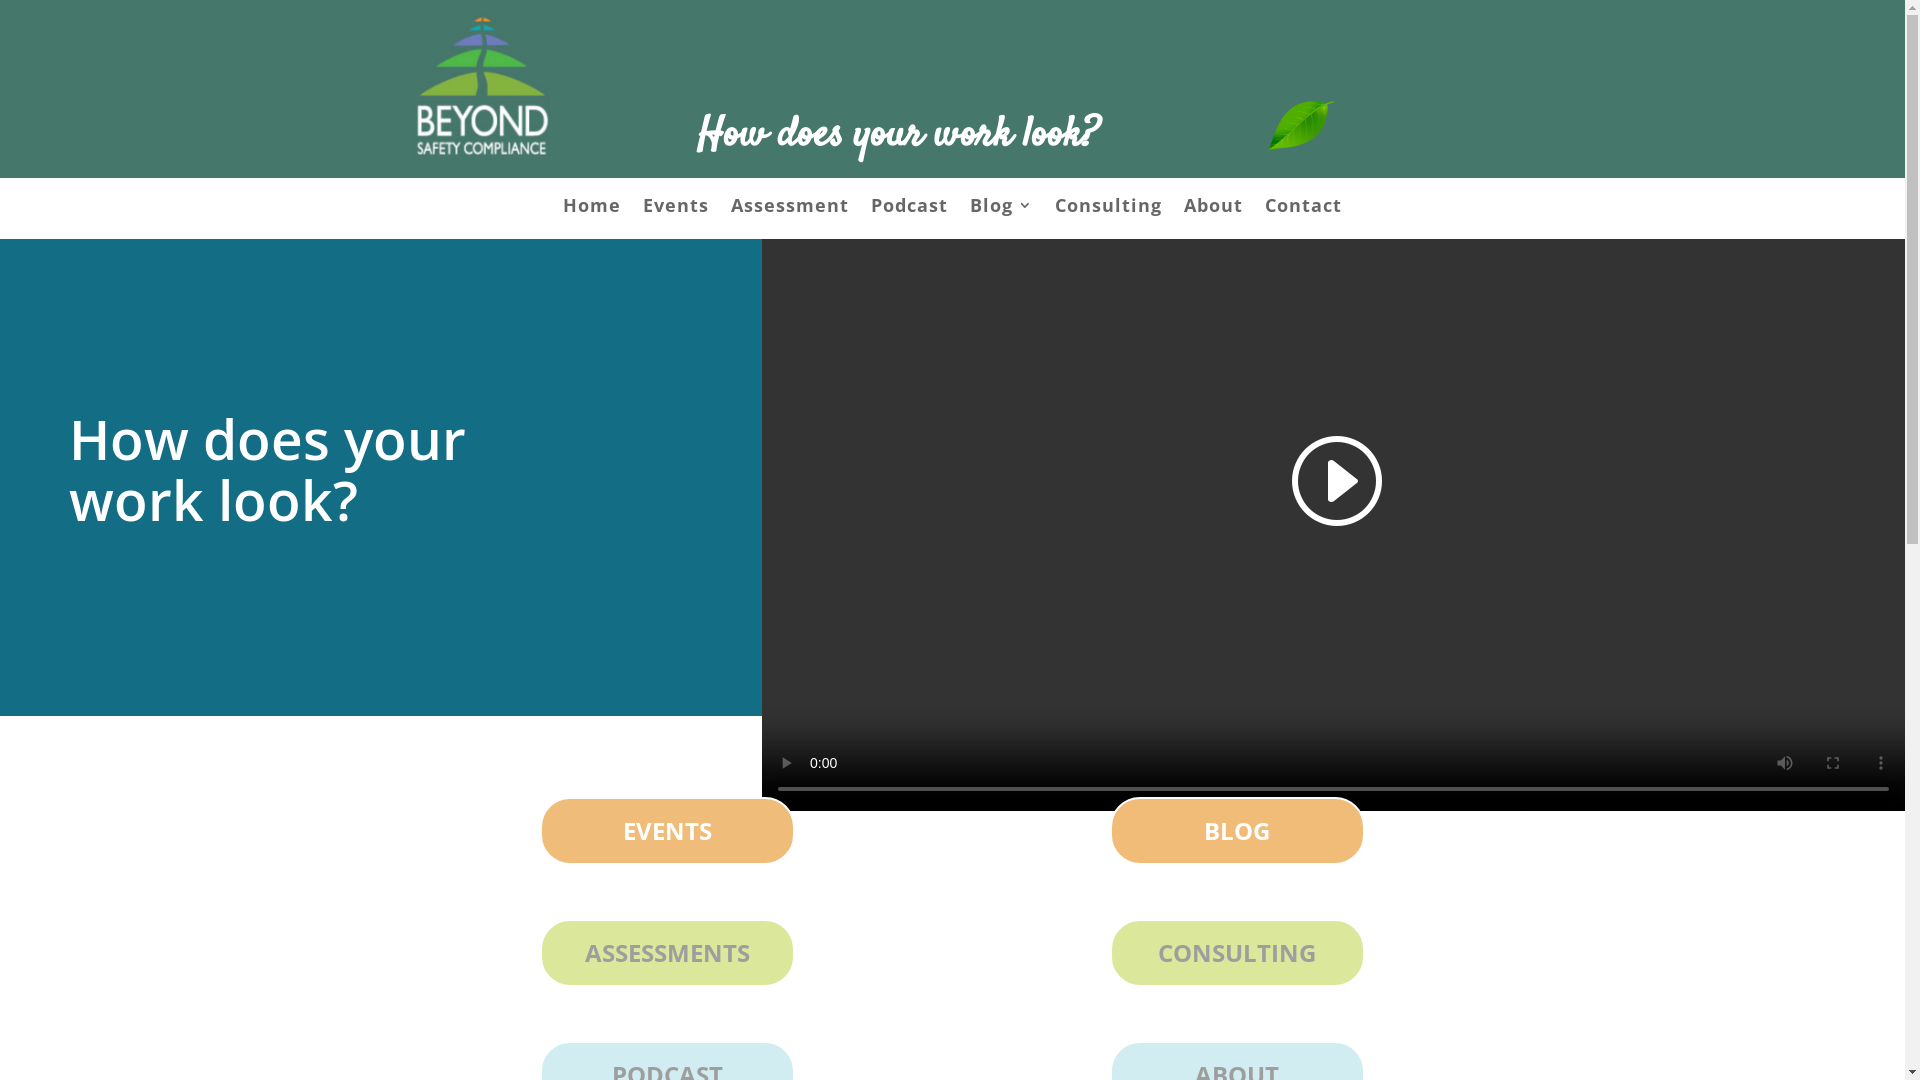  I want to click on 'Podcast', so click(908, 208).